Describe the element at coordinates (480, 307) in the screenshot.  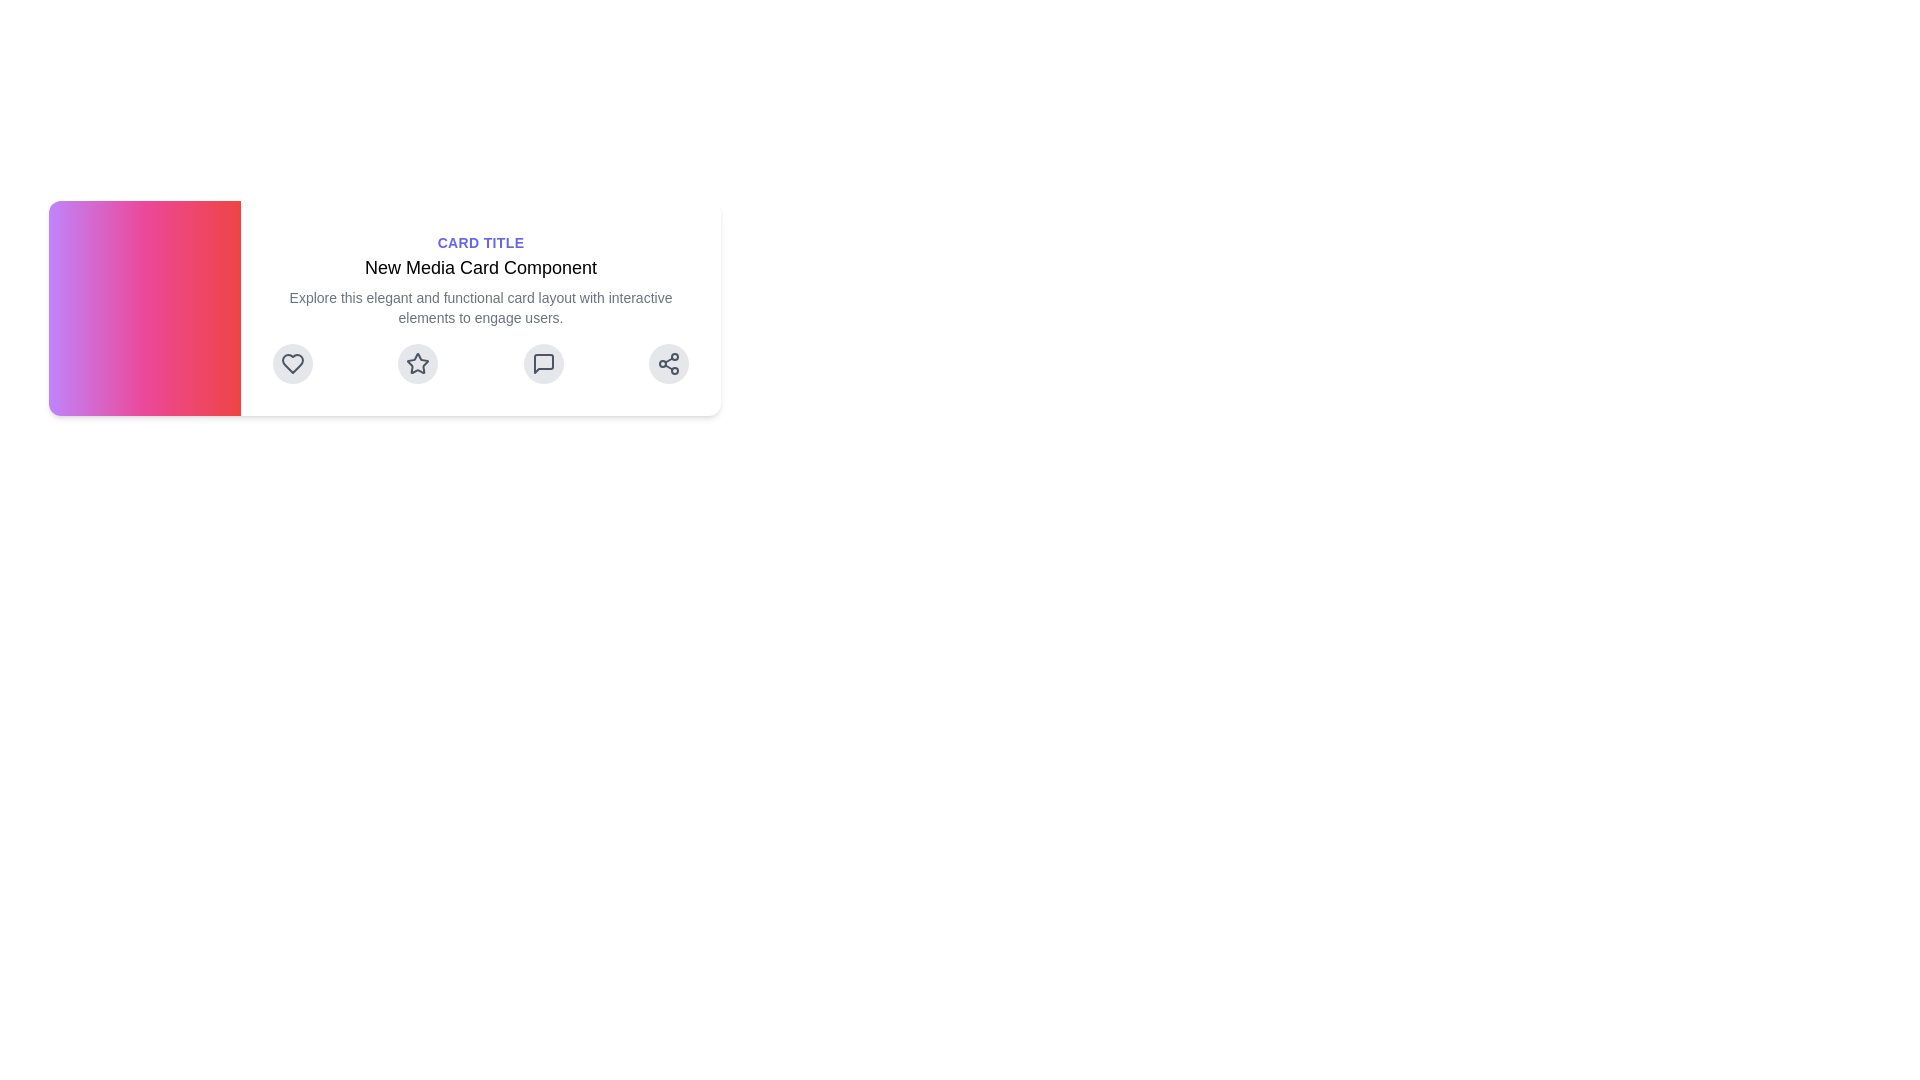
I see `the text block that says 'Explore this elegant and functional card layout with interactive elements to engage users.' which is rendered in a small, gray font and positioned below the title within the card` at that location.